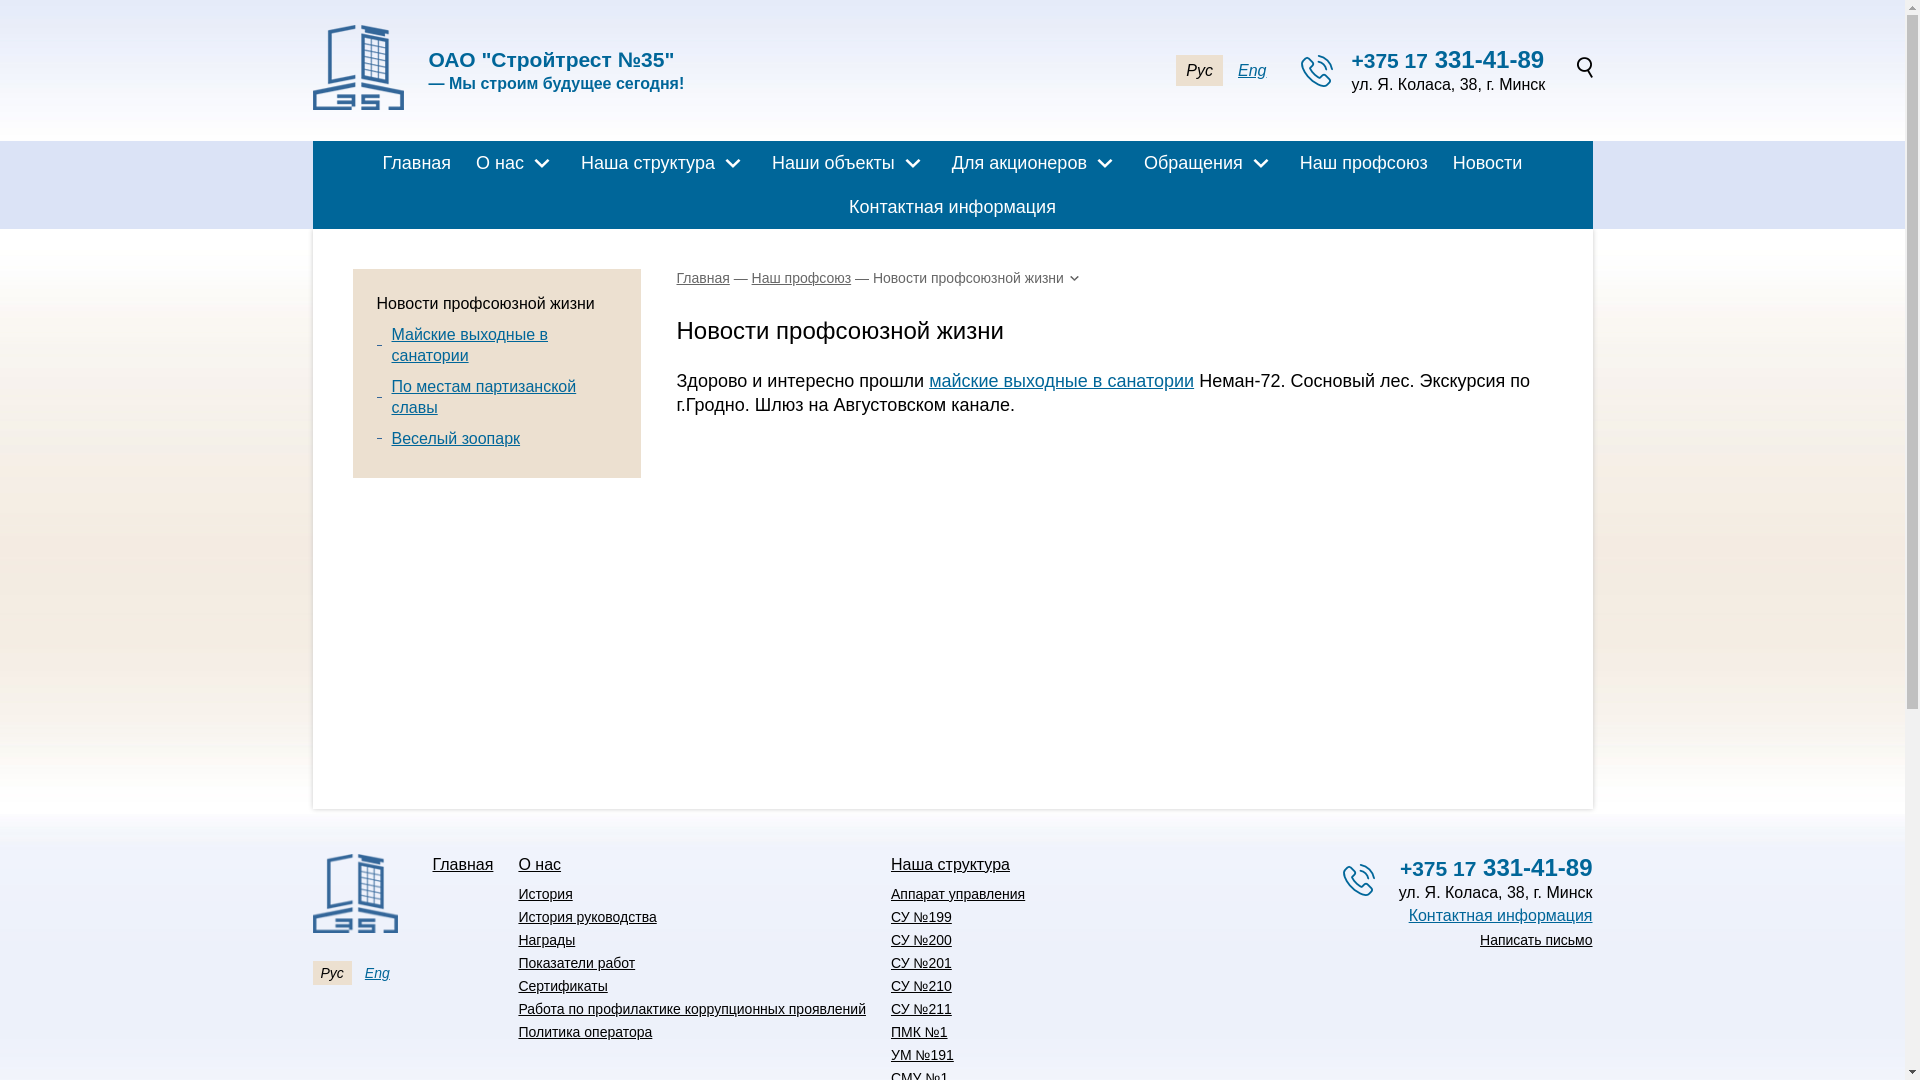 The image size is (1920, 1080). What do you see at coordinates (377, 971) in the screenshot?
I see `'Eng'` at bounding box center [377, 971].